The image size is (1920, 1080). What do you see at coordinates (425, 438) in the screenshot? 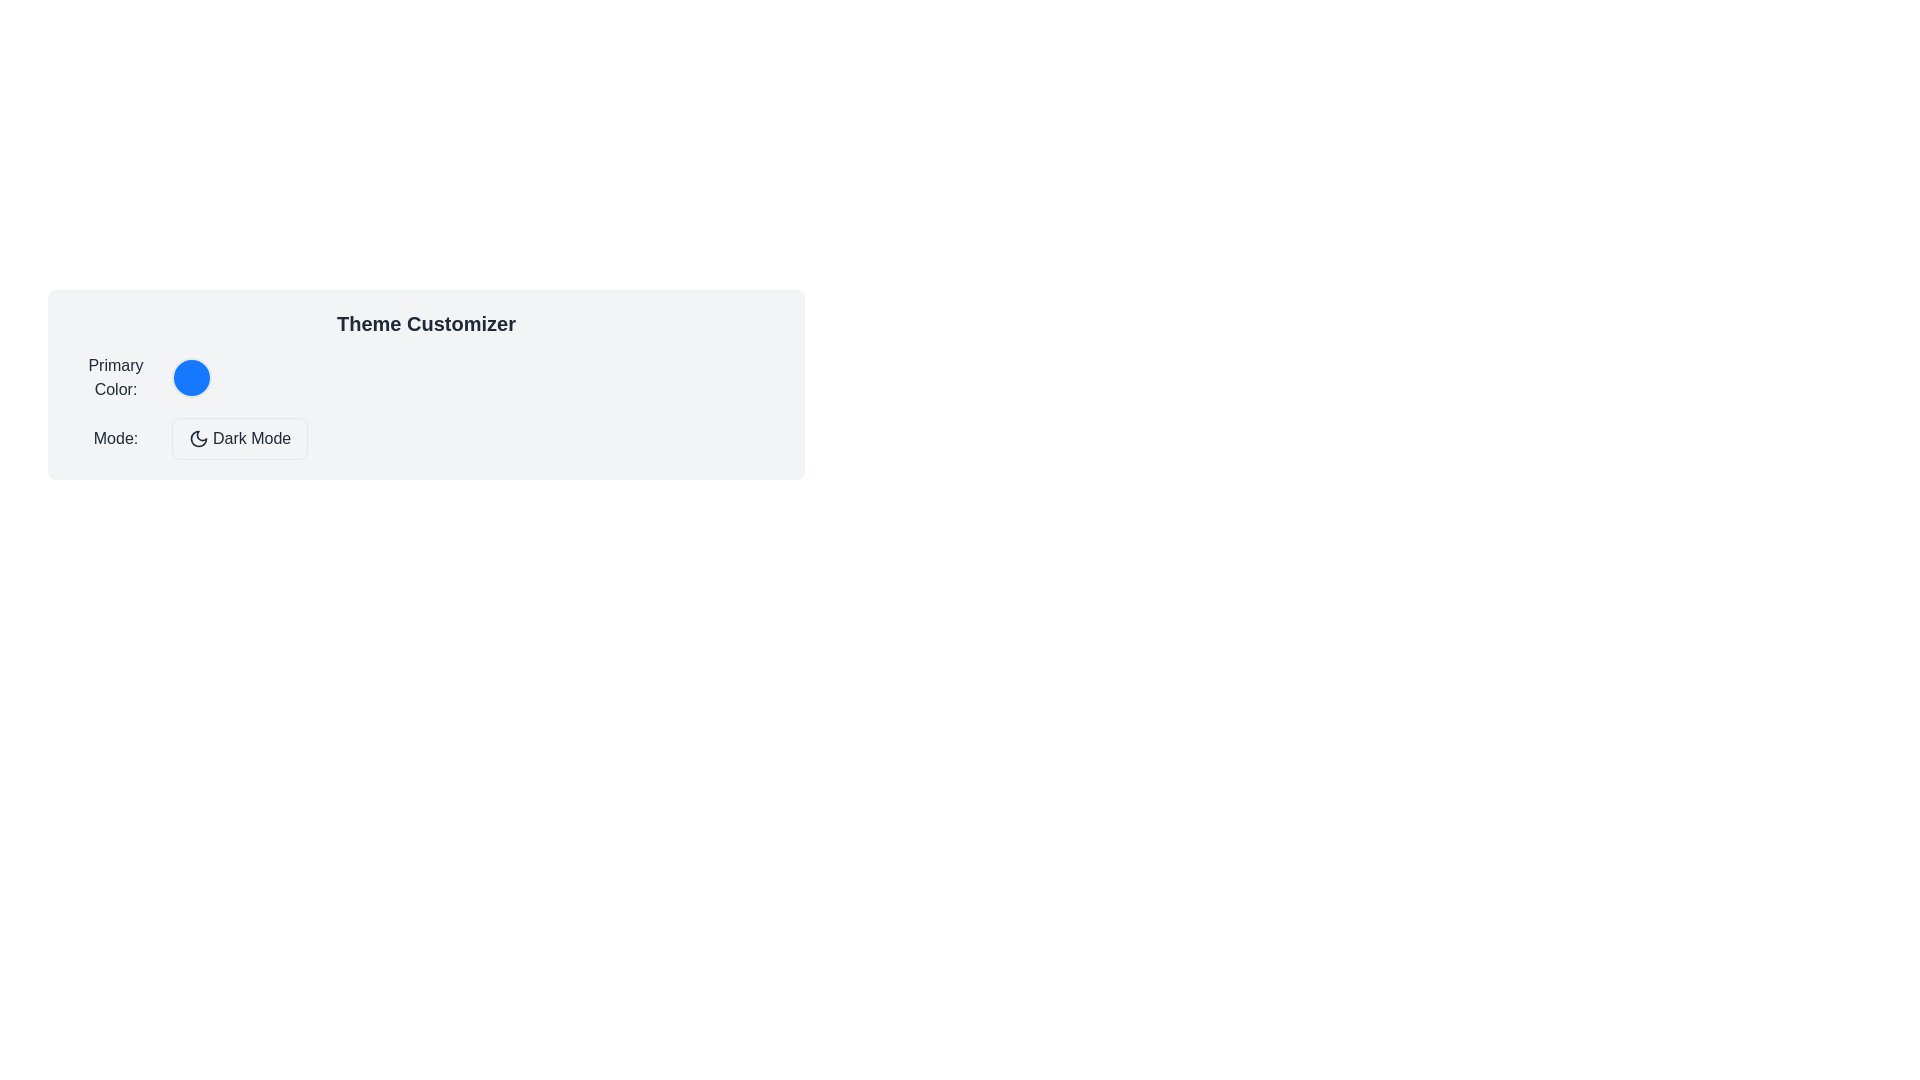
I see `the second interactive button that toggles the 'Dark Mode' setting` at bounding box center [425, 438].